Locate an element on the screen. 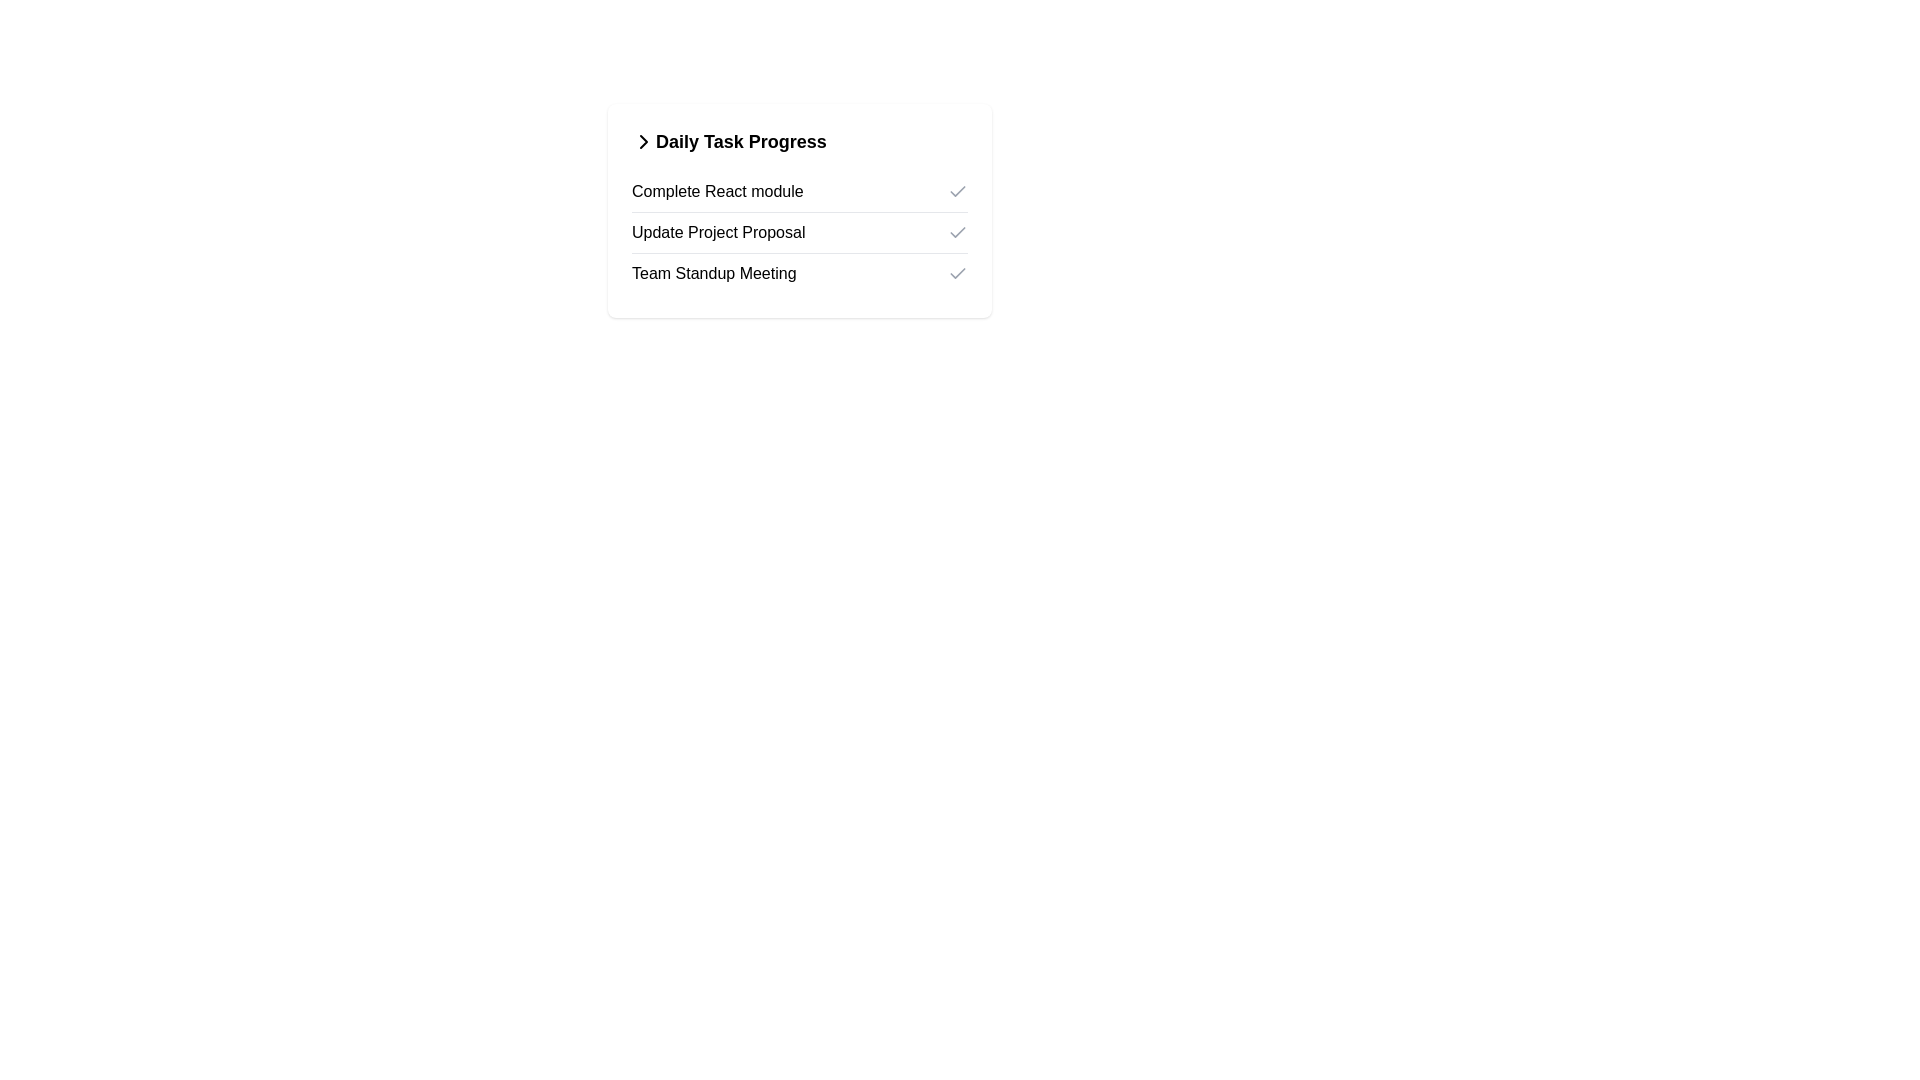 The height and width of the screenshot is (1080, 1920). checkmark icon, which indicates completion, located to the right of the text 'Complete React module' in the task list, using development tools is located at coordinates (957, 191).